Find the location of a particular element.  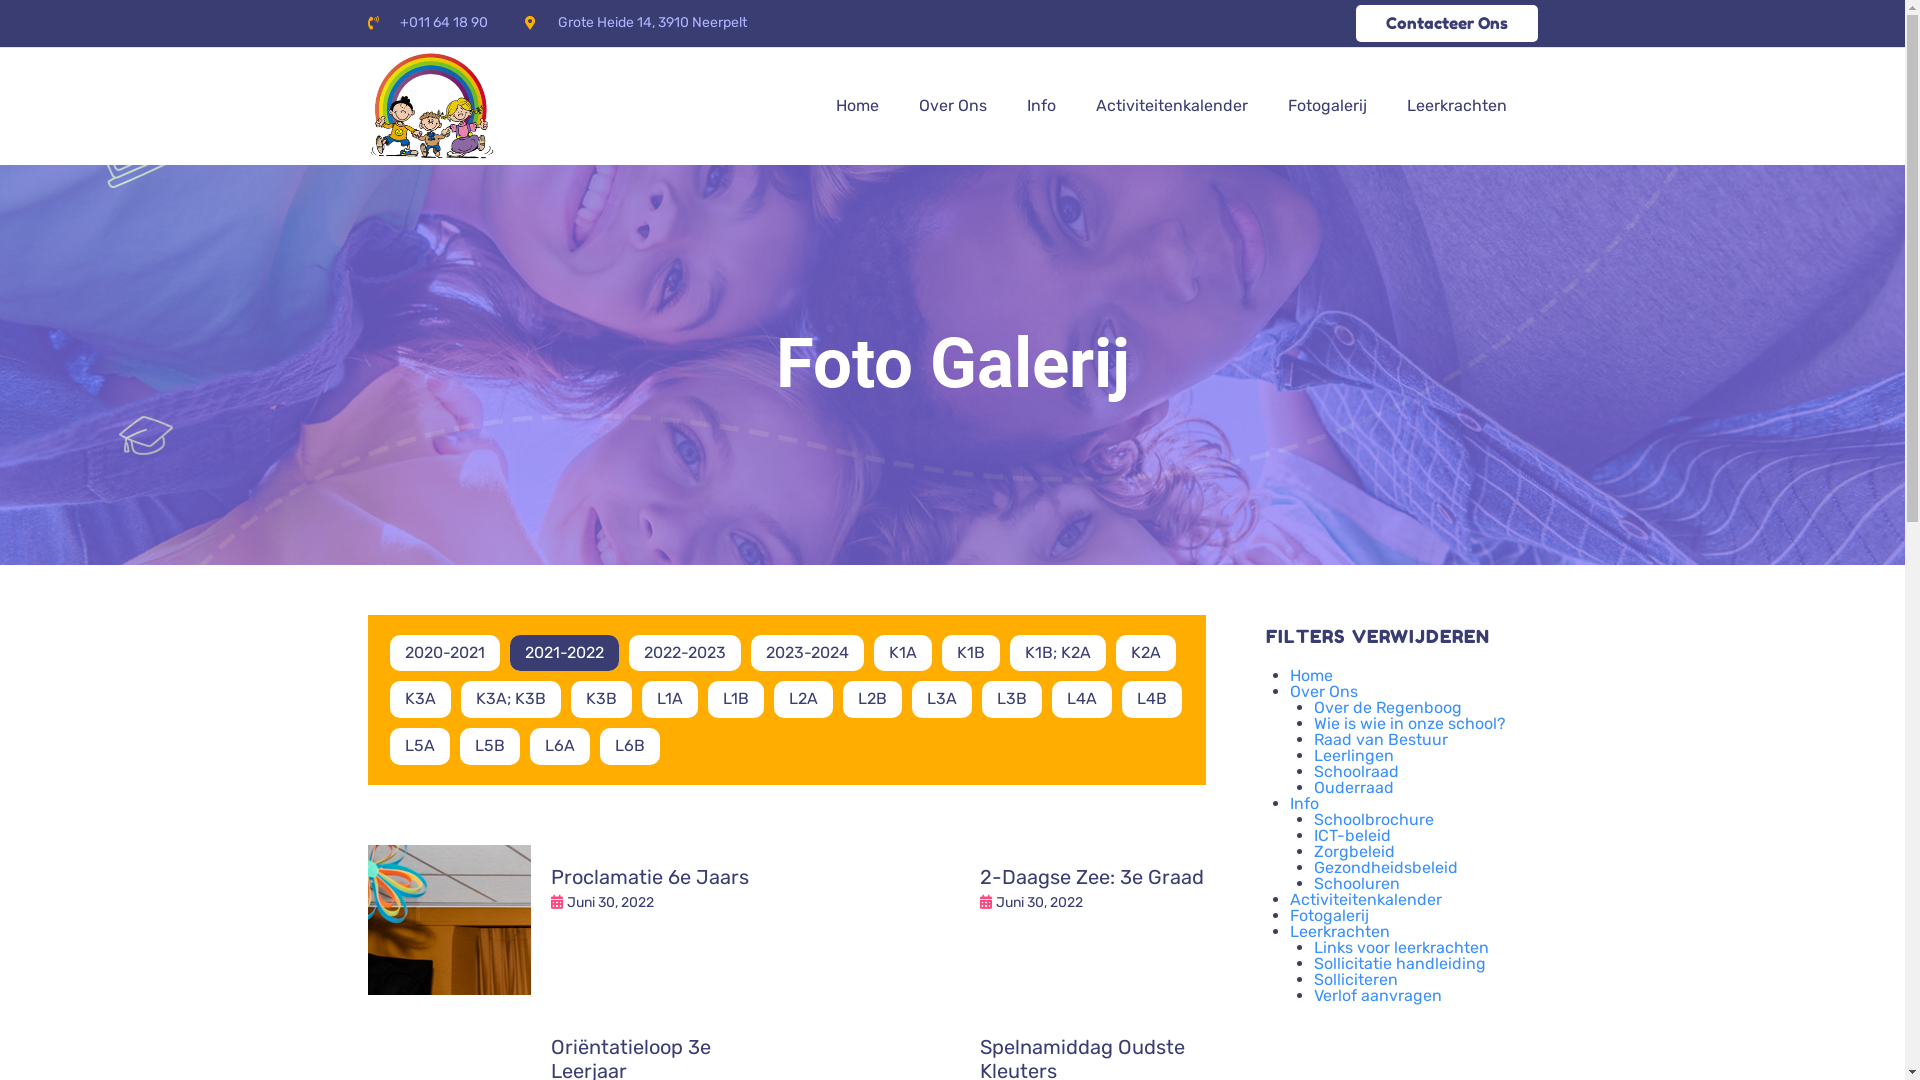

'Schooluren' is located at coordinates (1314, 882).